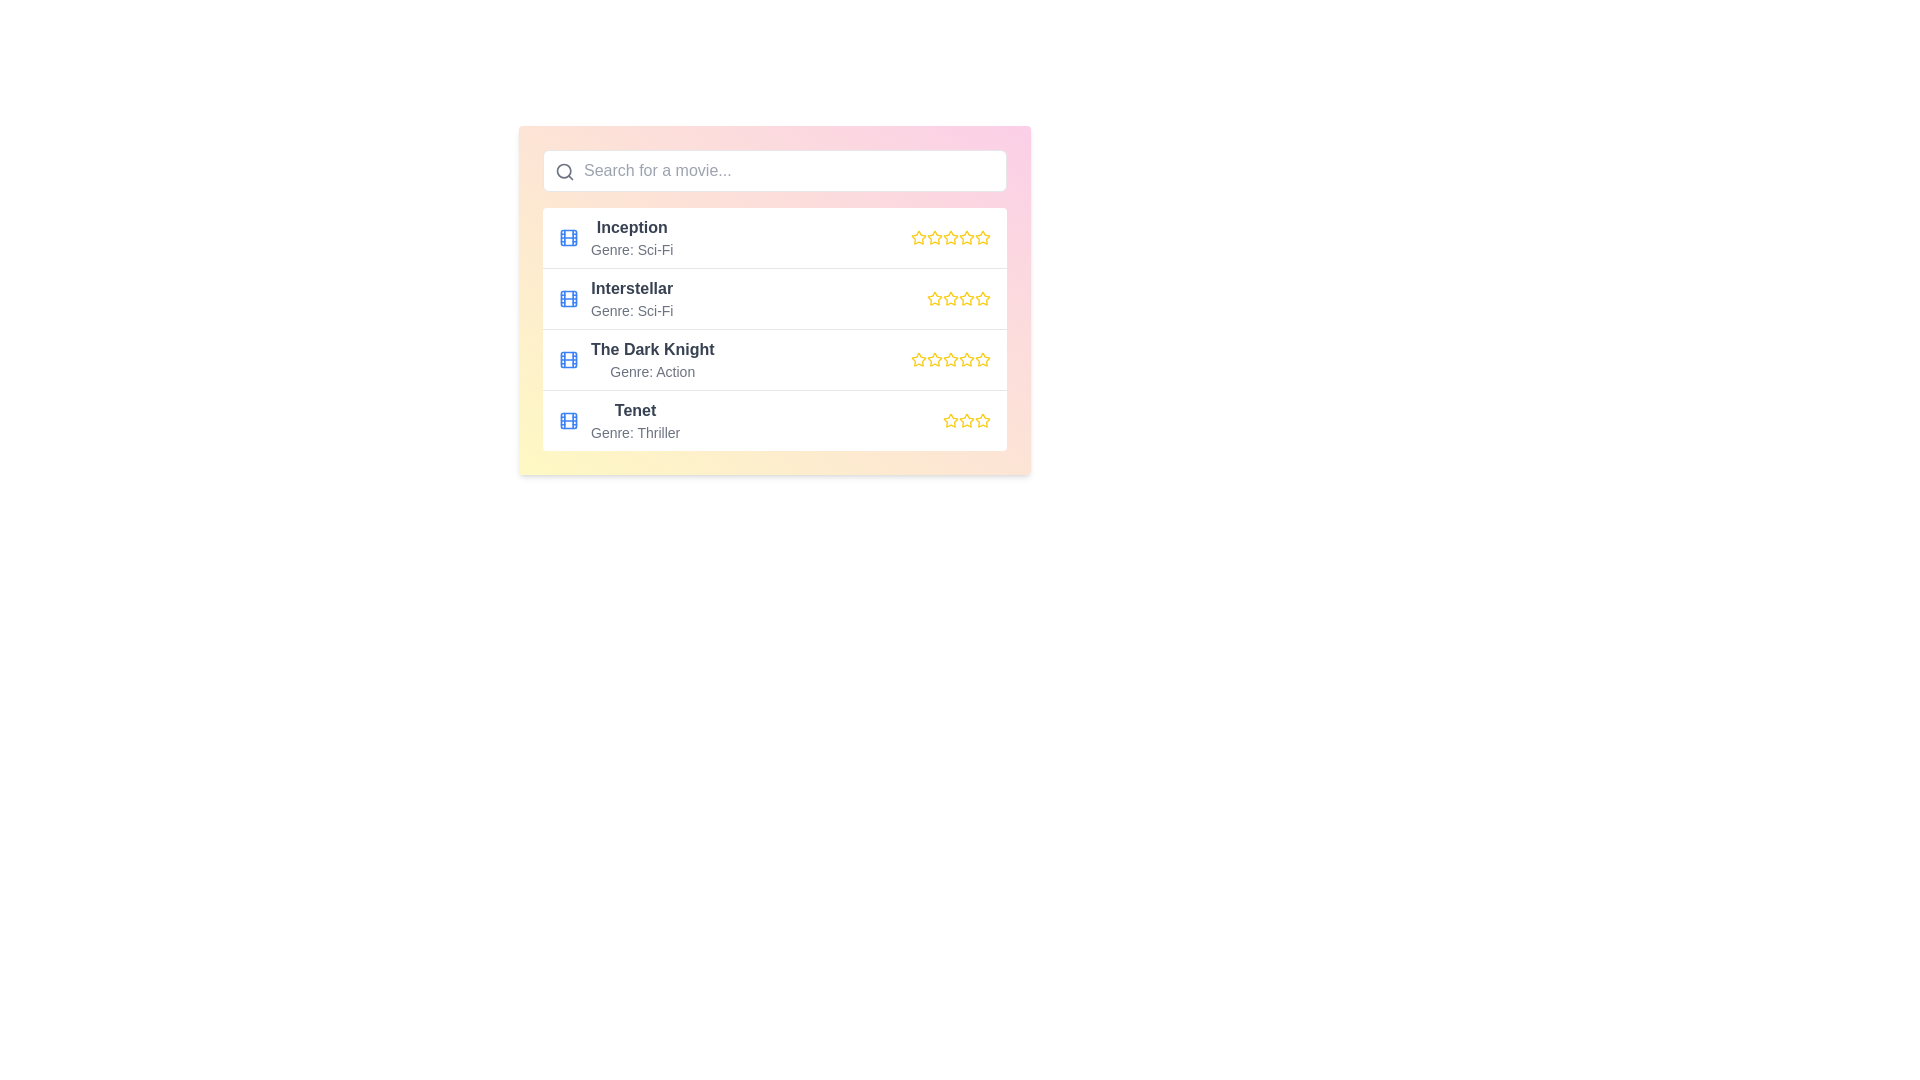  What do you see at coordinates (983, 236) in the screenshot?
I see `the golden-yellow star icon representing the first star` at bounding box center [983, 236].